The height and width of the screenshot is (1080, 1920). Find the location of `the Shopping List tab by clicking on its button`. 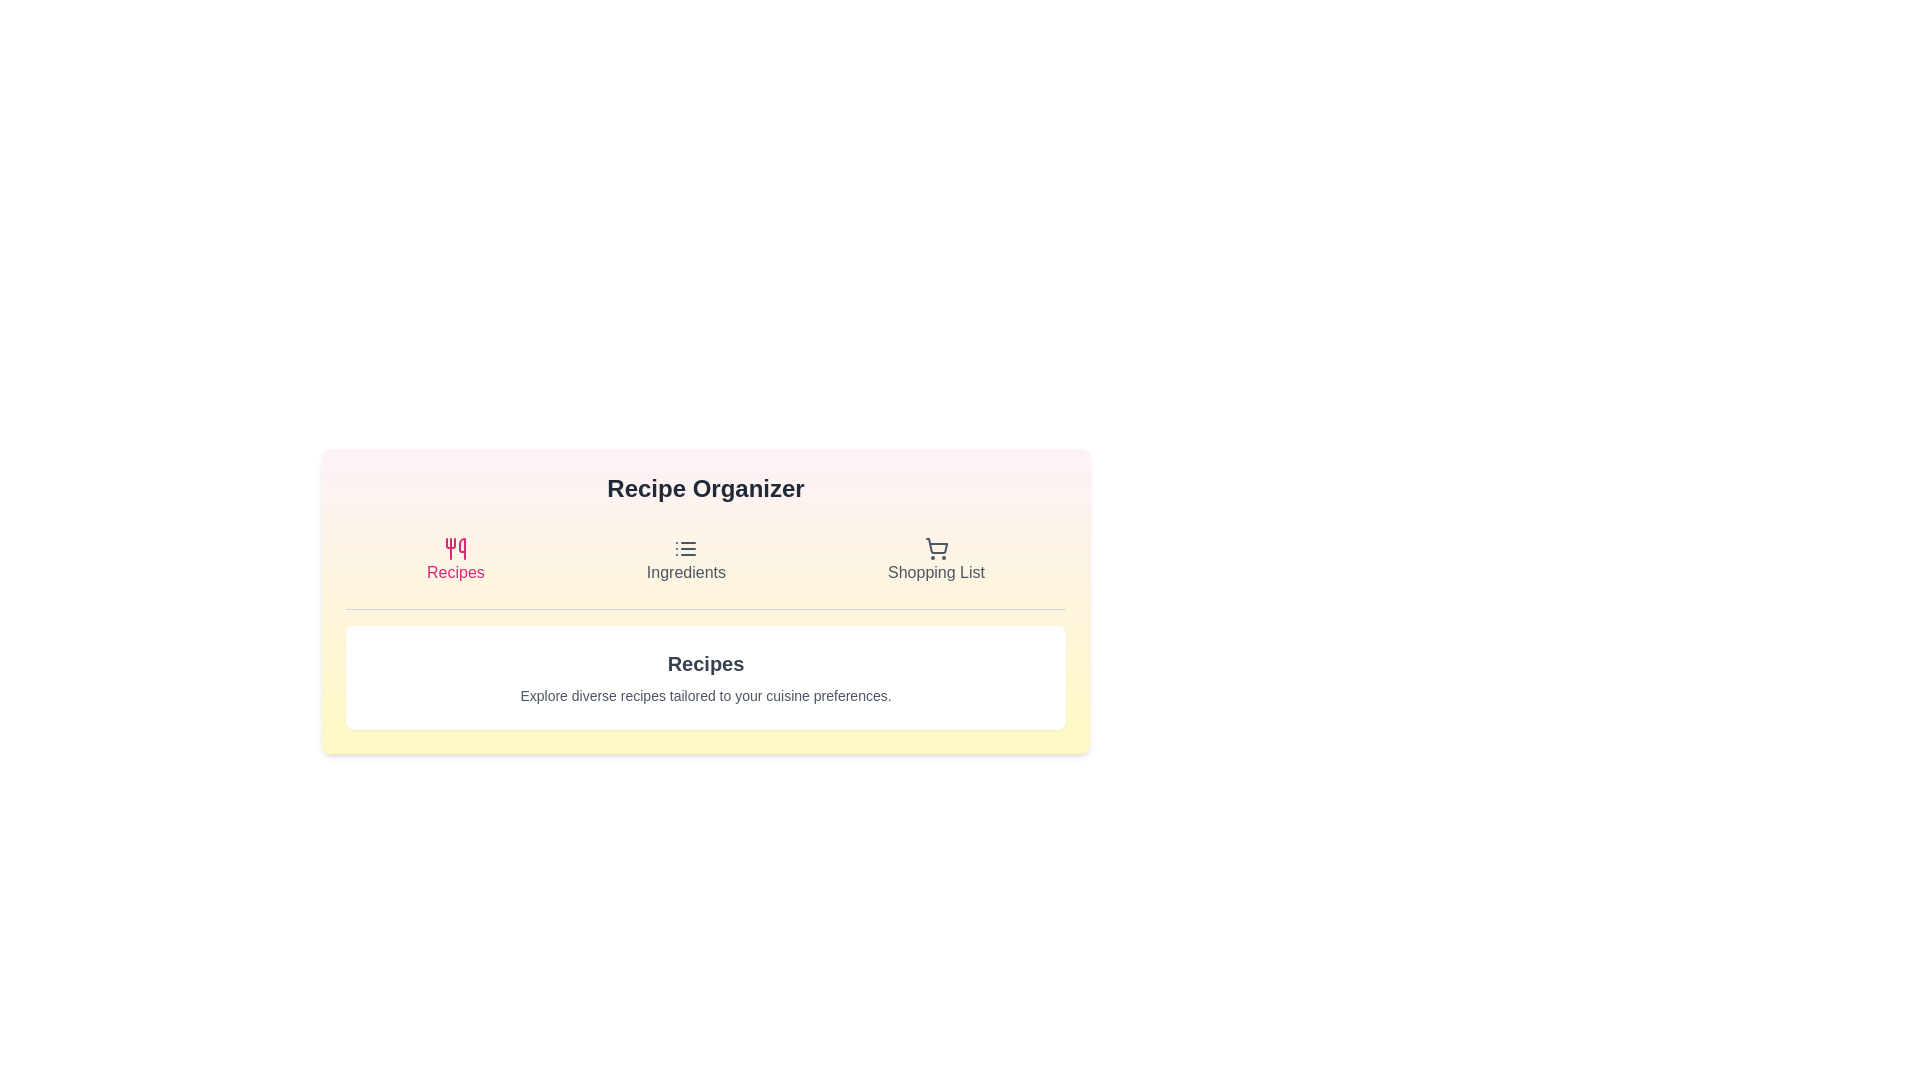

the Shopping List tab by clicking on its button is located at coordinates (935, 560).